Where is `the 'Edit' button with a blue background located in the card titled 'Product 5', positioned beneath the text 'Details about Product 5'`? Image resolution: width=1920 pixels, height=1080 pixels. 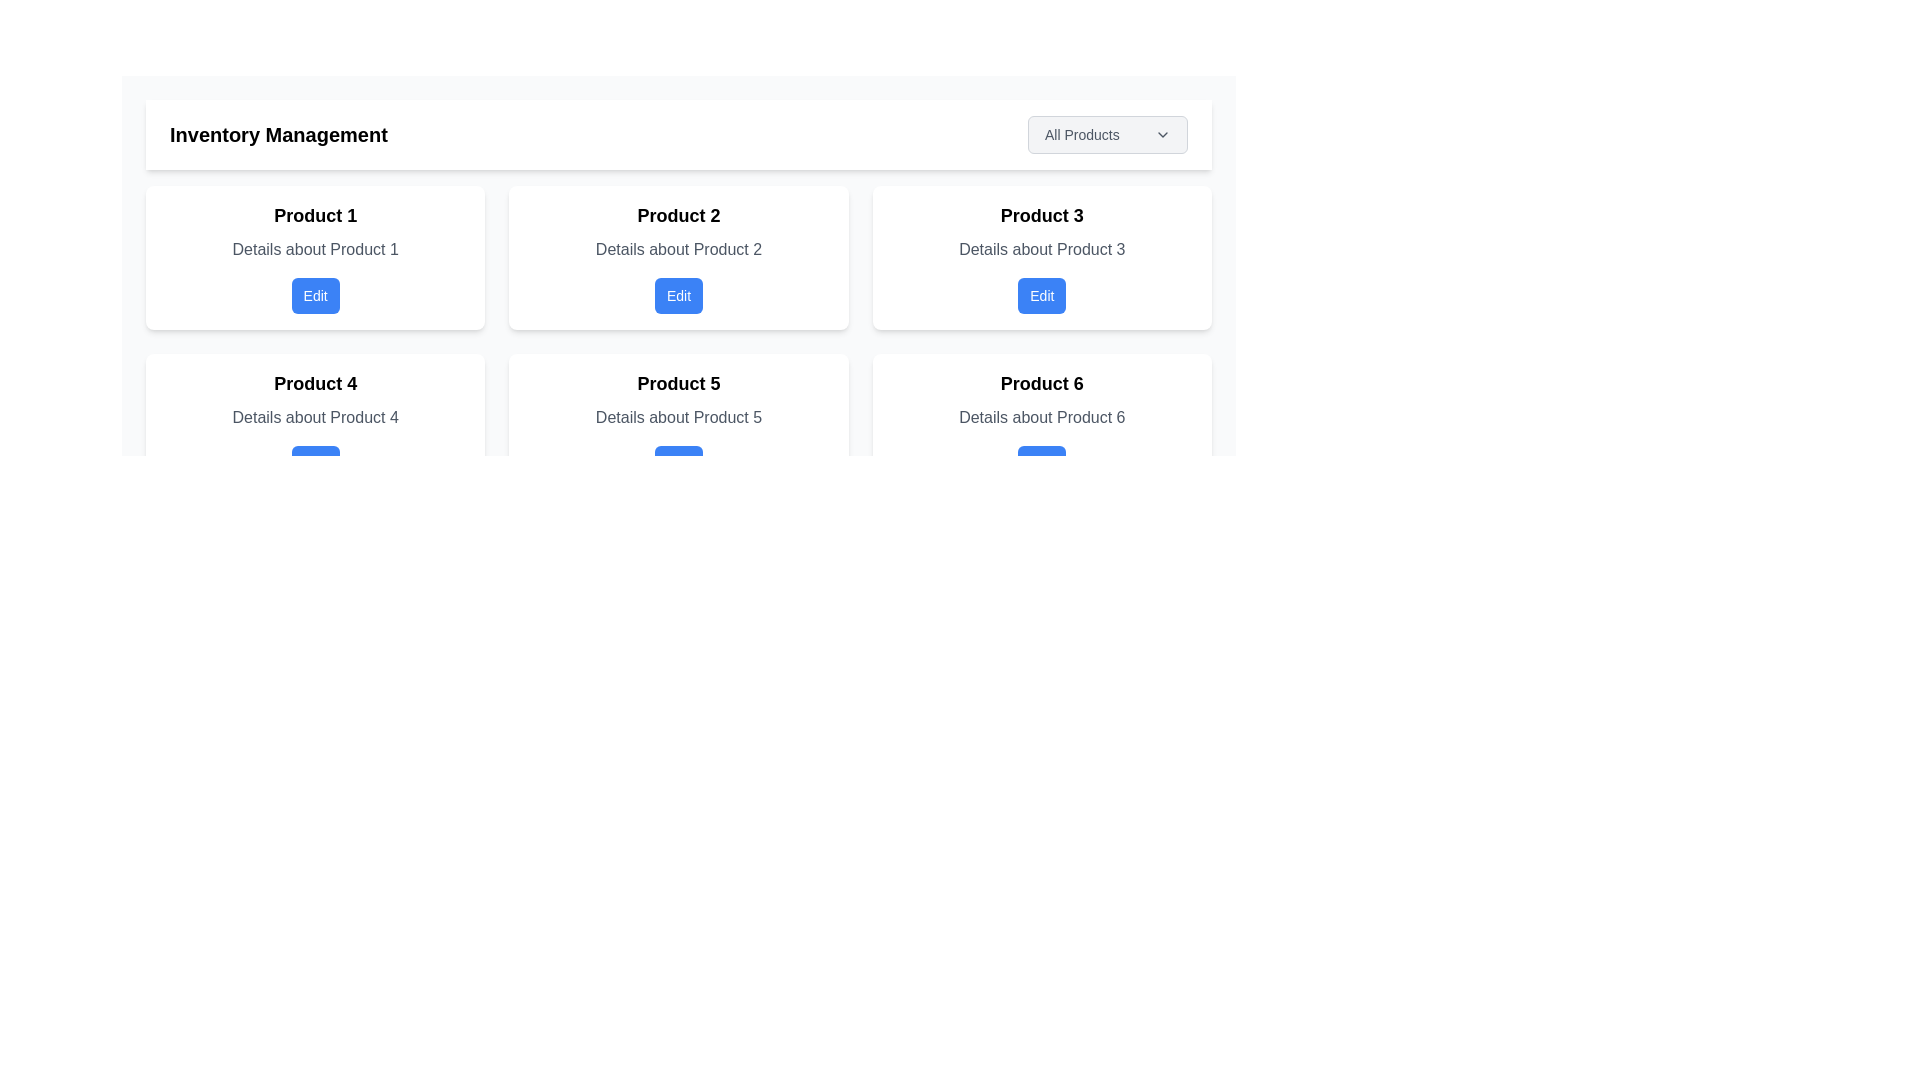
the 'Edit' button with a blue background located in the card titled 'Product 5', positioned beneath the text 'Details about Product 5' is located at coordinates (678, 463).